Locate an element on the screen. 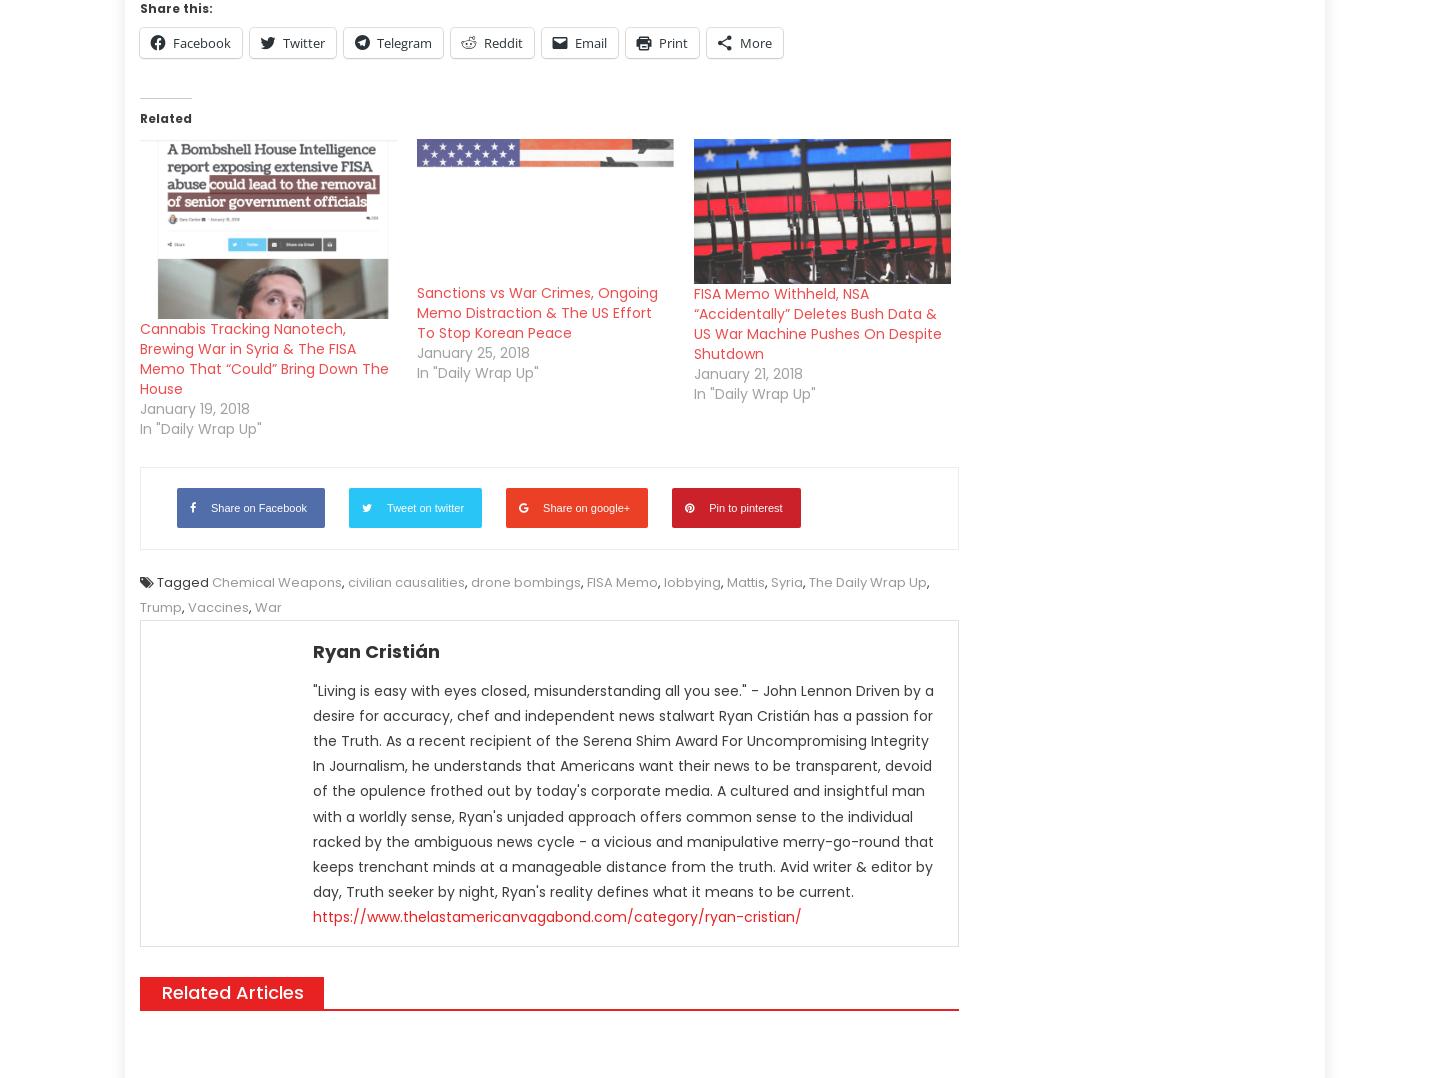  'Trump' is located at coordinates (139, 607).